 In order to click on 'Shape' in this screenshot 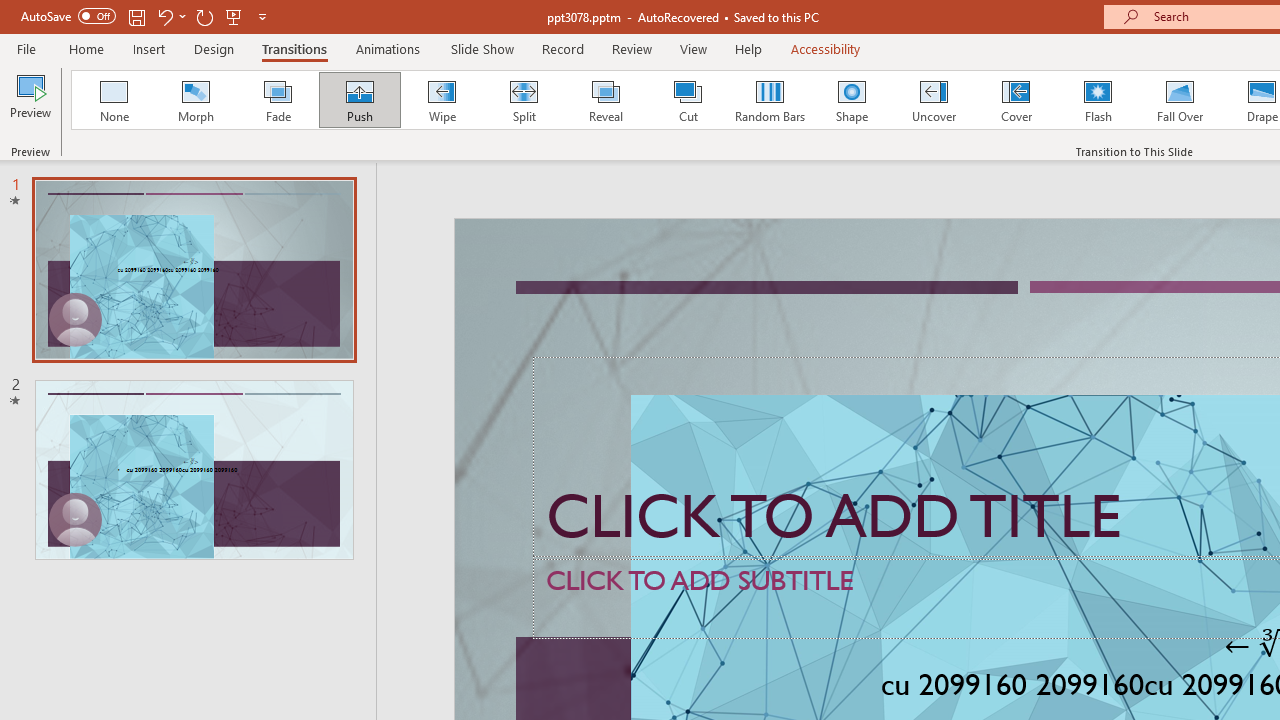, I will do `click(852, 100)`.